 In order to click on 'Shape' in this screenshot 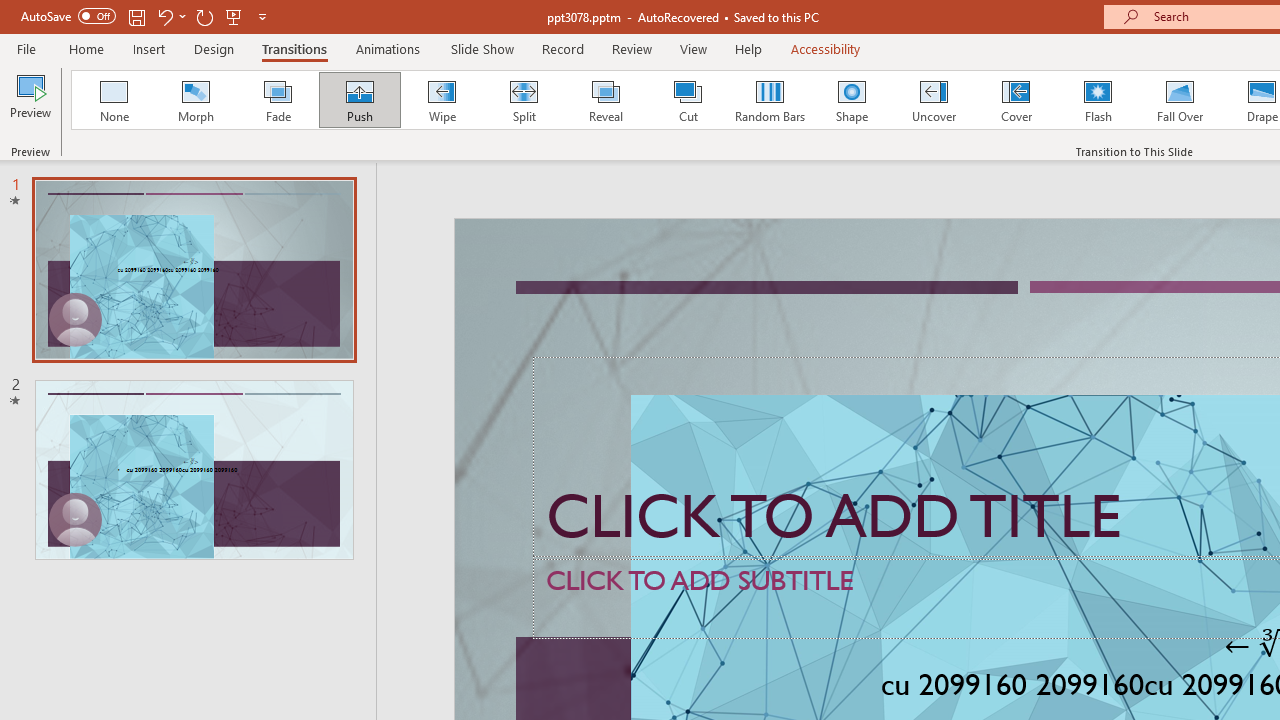, I will do `click(852, 100)`.